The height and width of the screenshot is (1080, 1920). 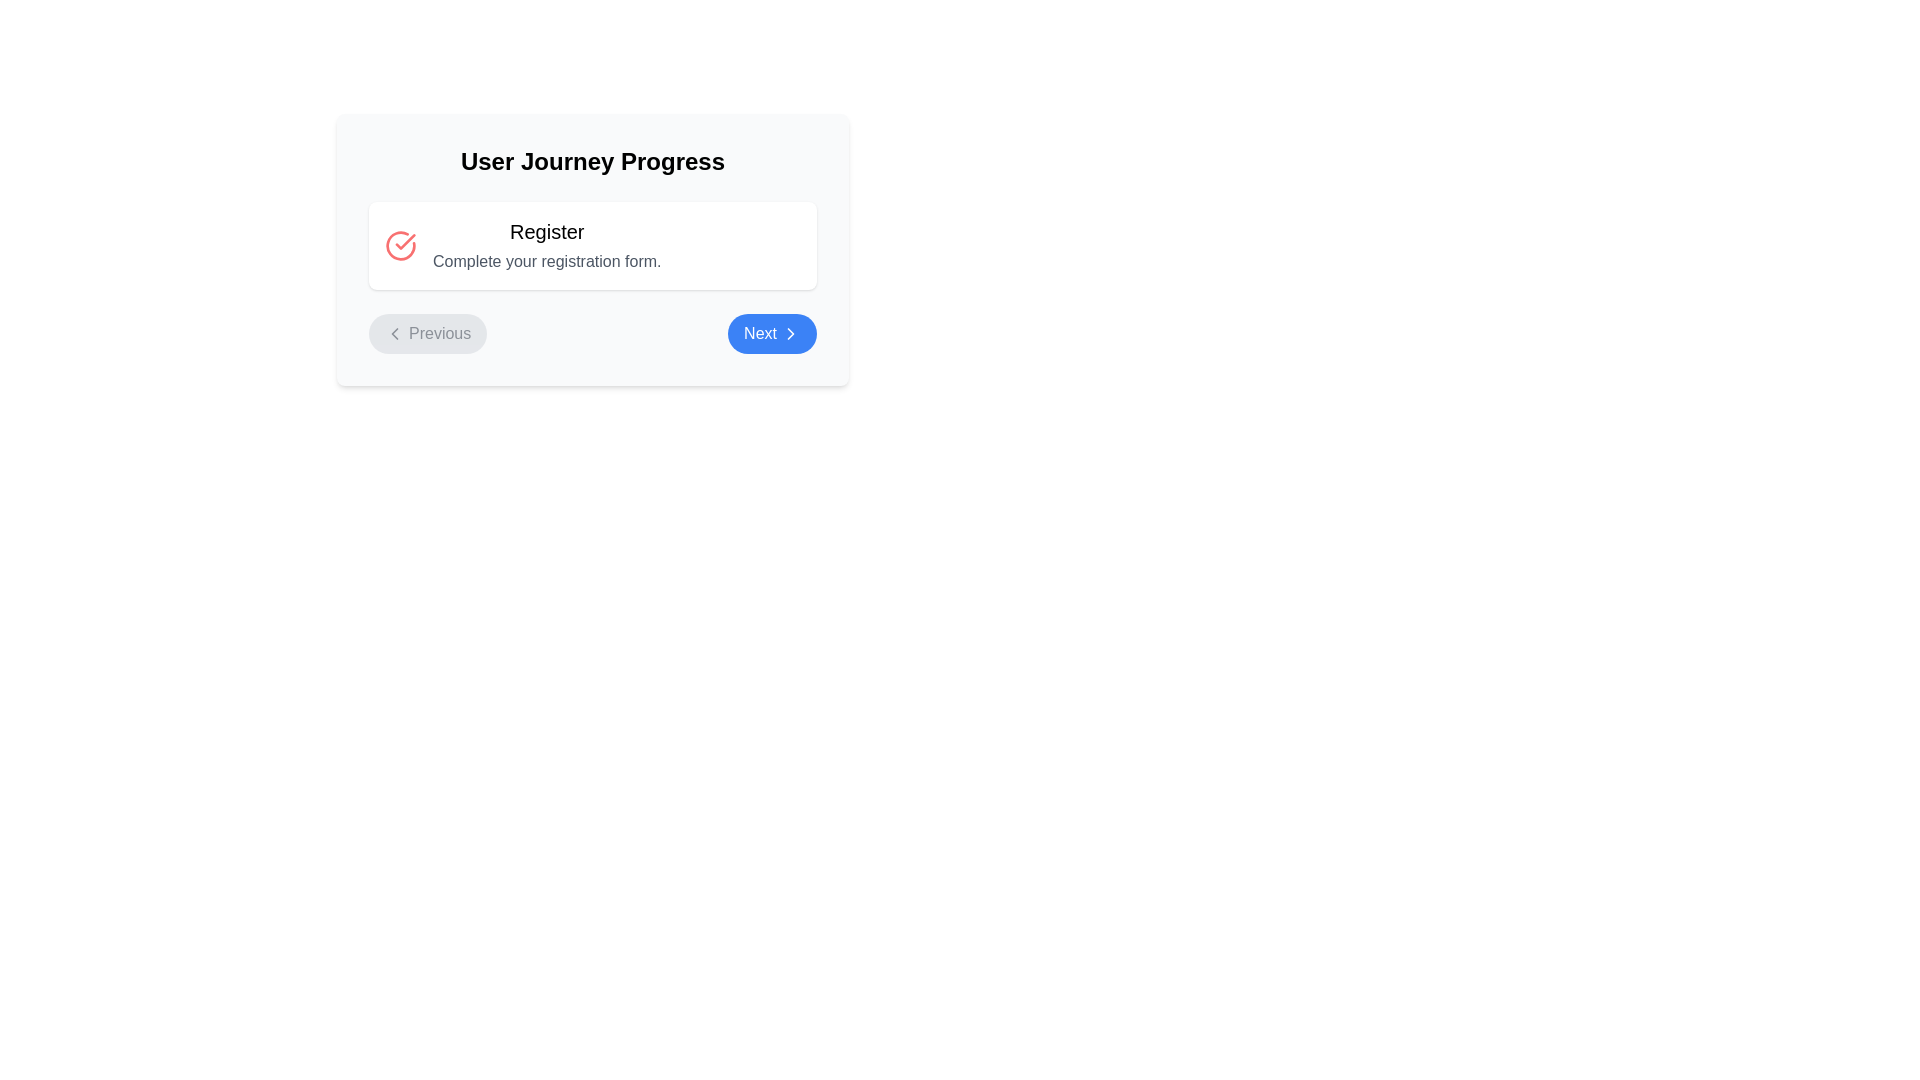 What do you see at coordinates (394, 333) in the screenshot?
I see `the left-pointing chevron icon within the 'Previous' button located at the bottom-left of the form card` at bounding box center [394, 333].